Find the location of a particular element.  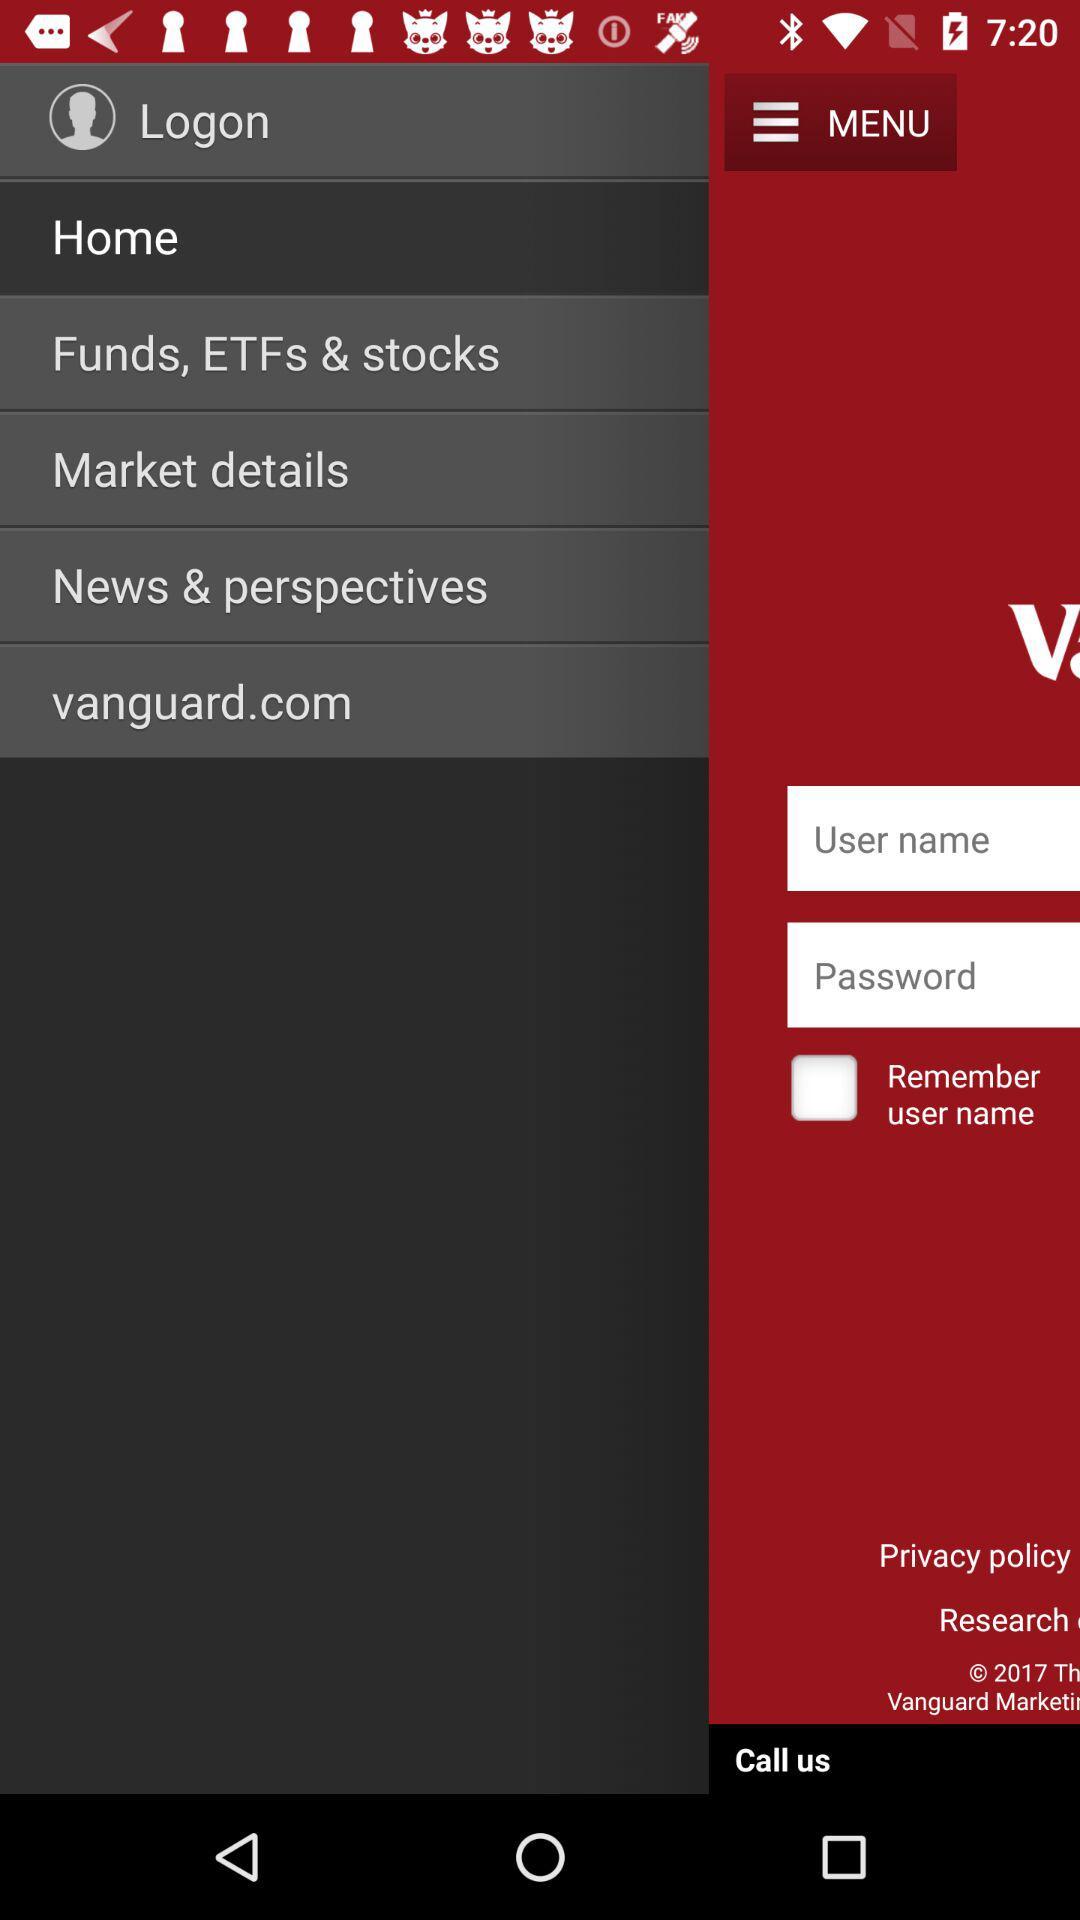

user name is located at coordinates (933, 838).